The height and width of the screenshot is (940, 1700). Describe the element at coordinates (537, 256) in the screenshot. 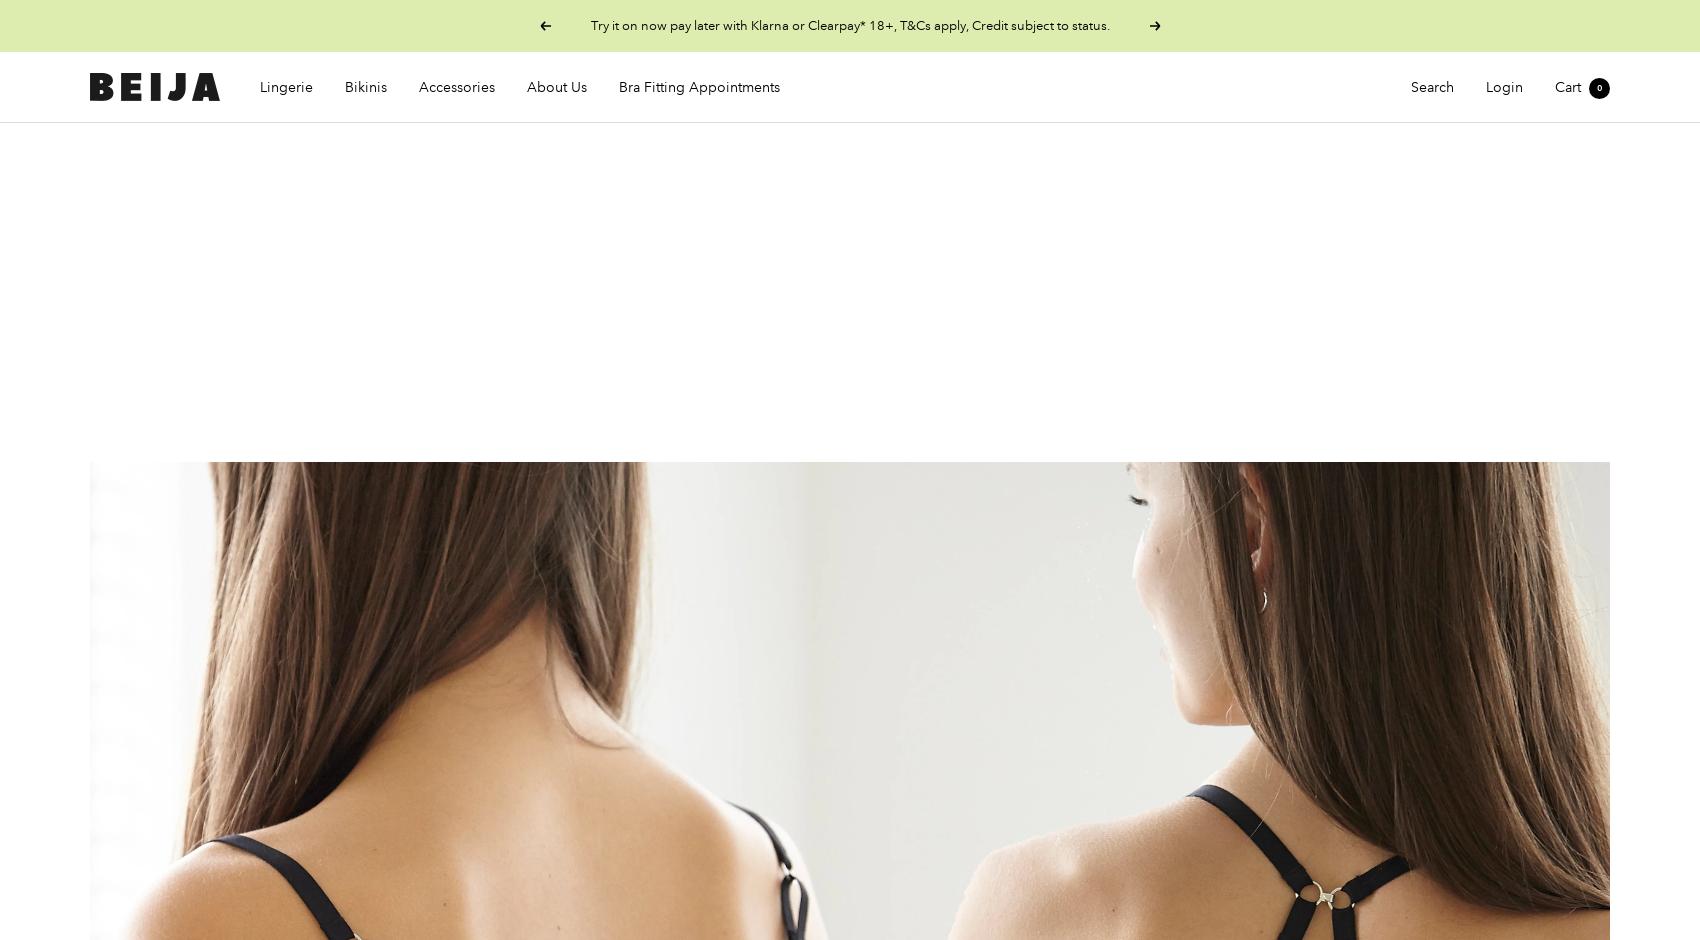

I see `'Deep Bikini Brief'` at that location.